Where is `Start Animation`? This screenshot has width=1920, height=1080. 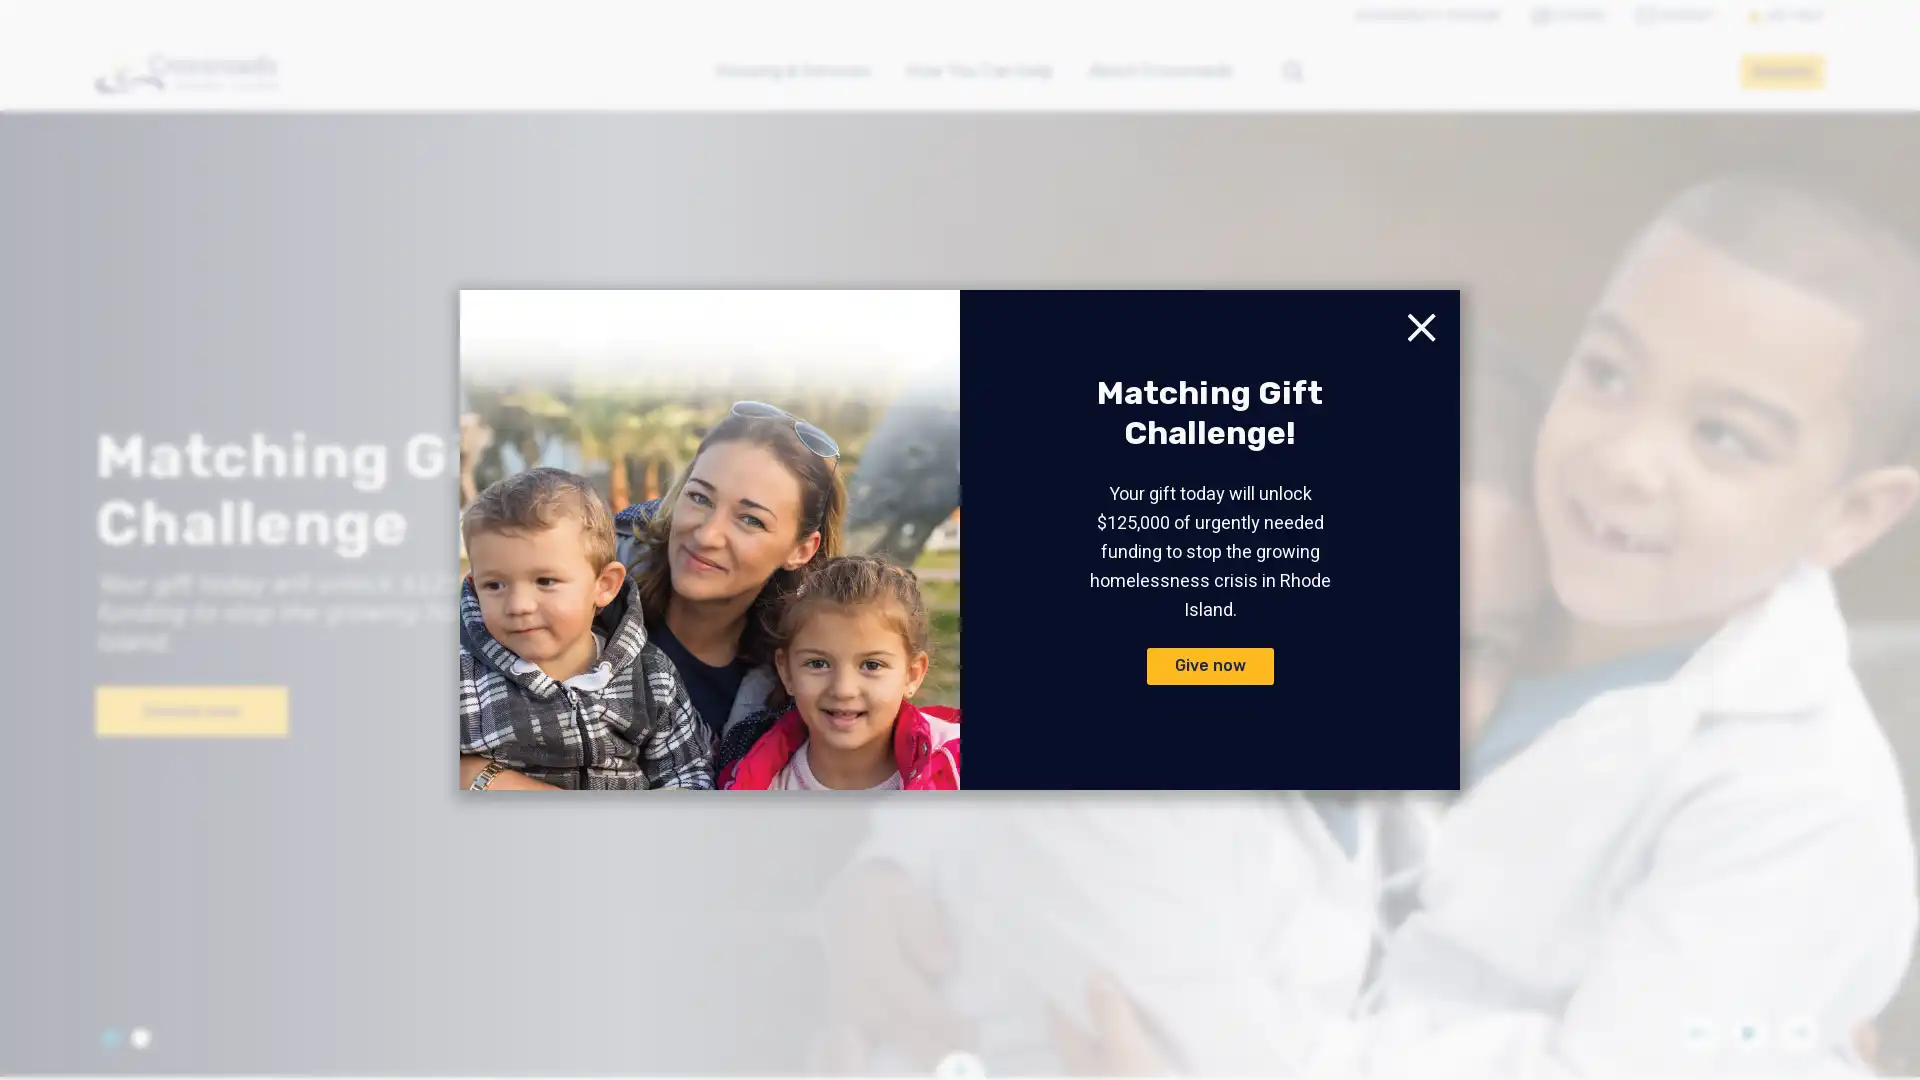 Start Animation is located at coordinates (1747, 1033).